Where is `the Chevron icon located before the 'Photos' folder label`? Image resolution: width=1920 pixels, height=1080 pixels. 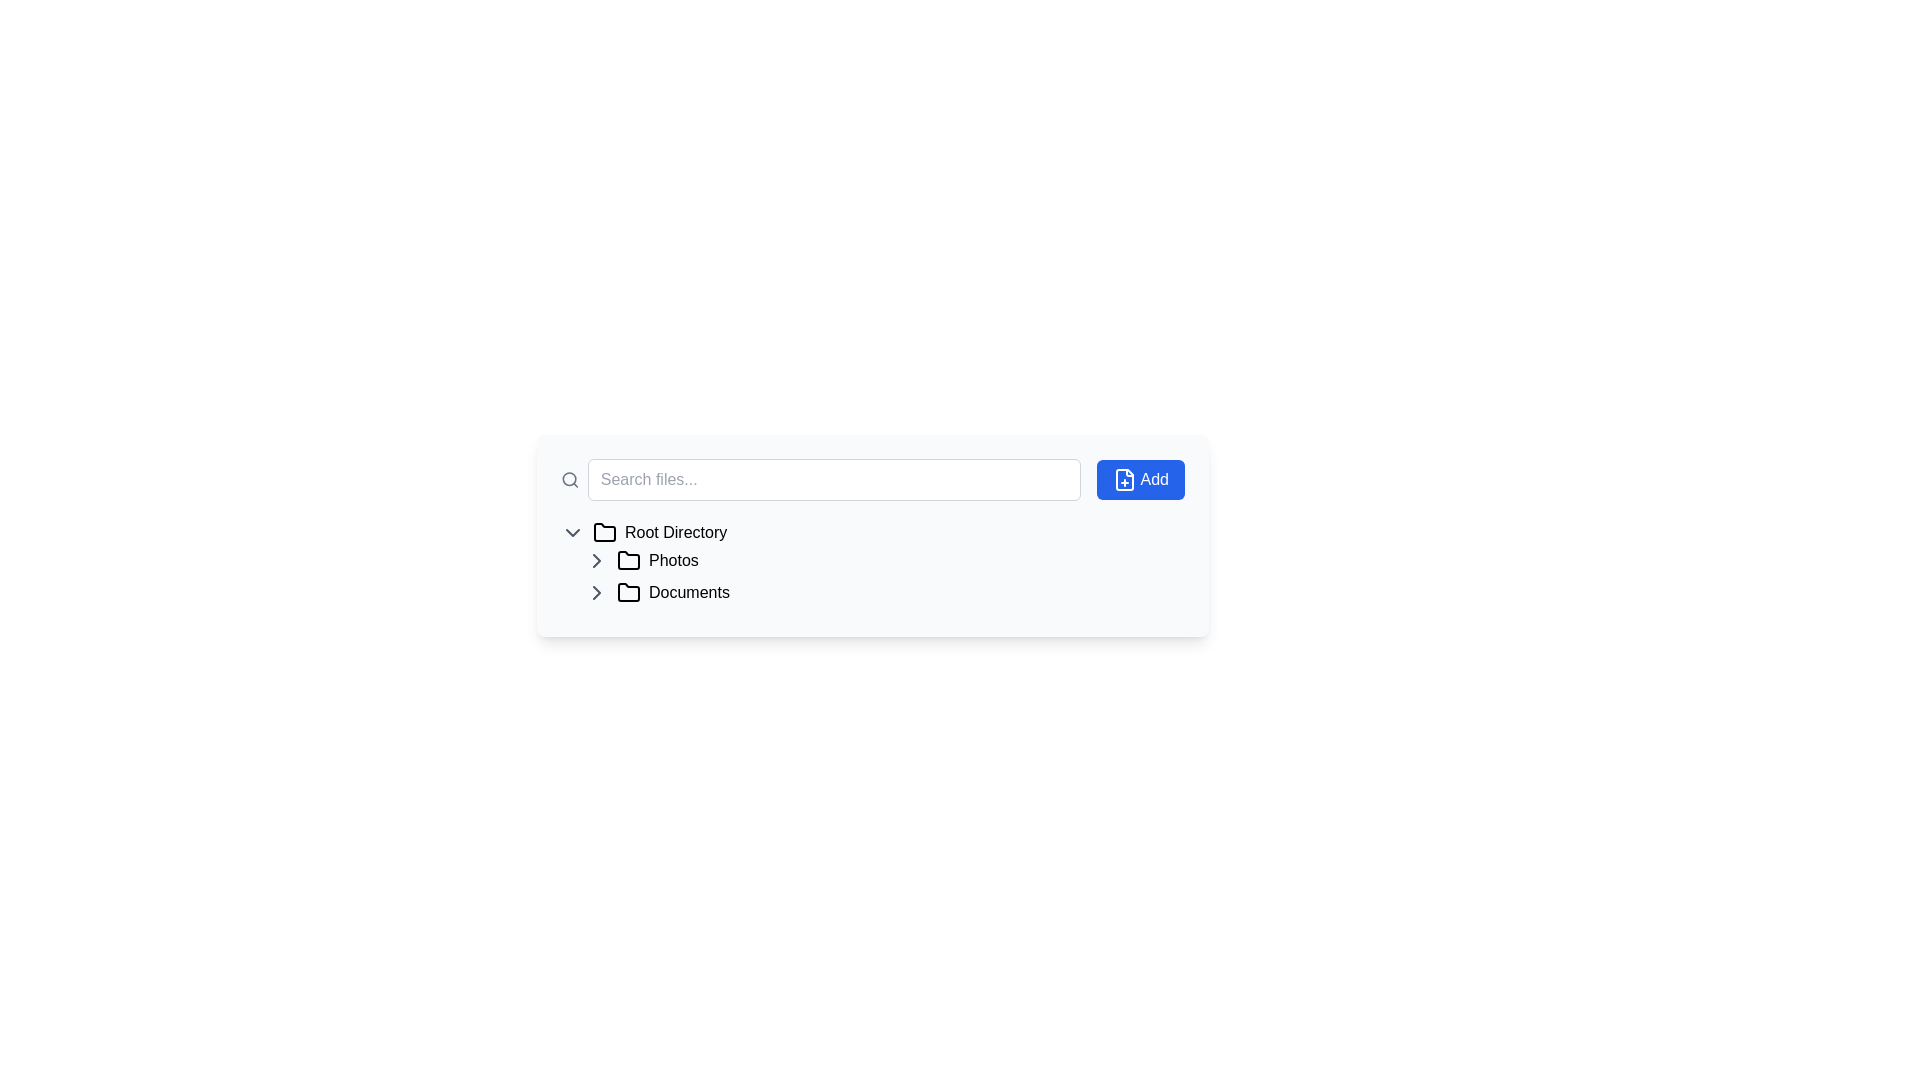 the Chevron icon located before the 'Photos' folder label is located at coordinates (595, 560).